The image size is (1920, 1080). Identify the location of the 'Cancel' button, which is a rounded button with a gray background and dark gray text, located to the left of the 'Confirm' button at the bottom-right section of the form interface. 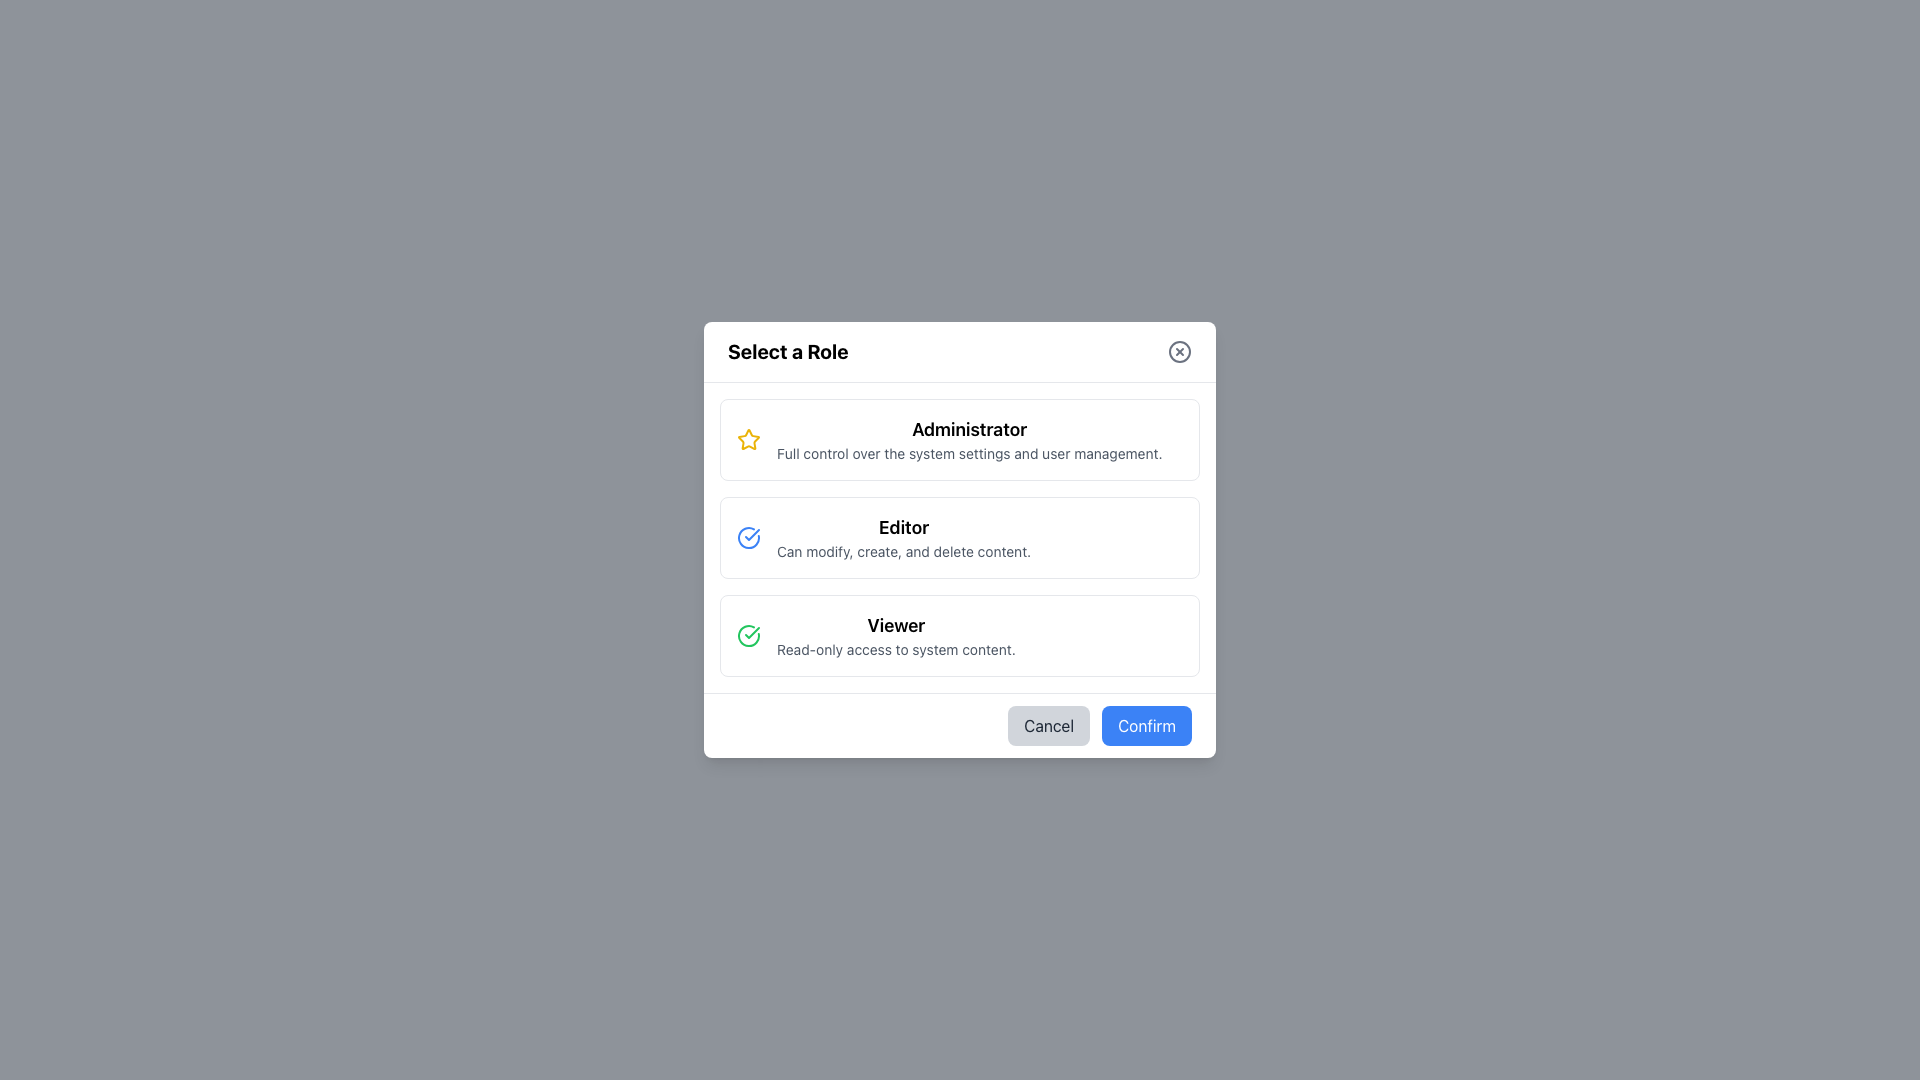
(1048, 725).